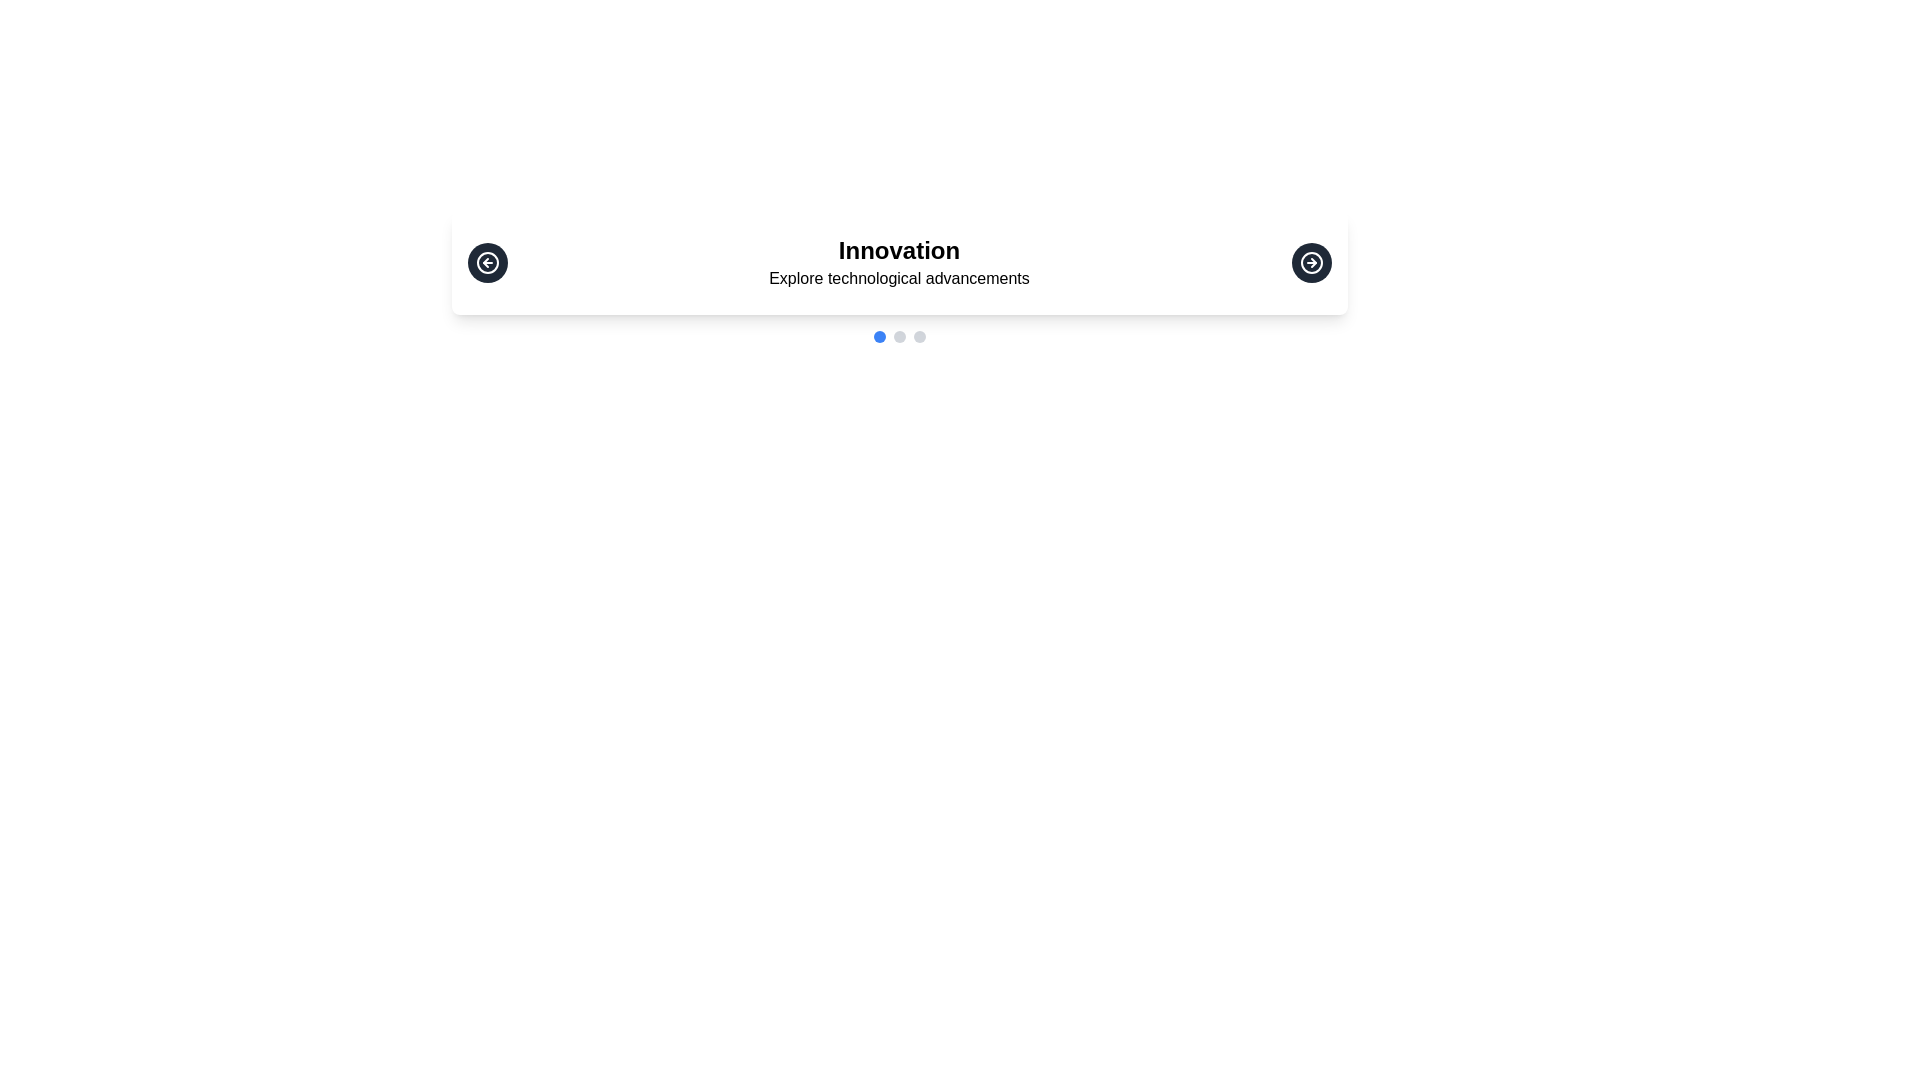  Describe the element at coordinates (898, 335) in the screenshot. I see `the second gray circular indicator in the group of step dots located below the 'Innovation' title section` at that location.